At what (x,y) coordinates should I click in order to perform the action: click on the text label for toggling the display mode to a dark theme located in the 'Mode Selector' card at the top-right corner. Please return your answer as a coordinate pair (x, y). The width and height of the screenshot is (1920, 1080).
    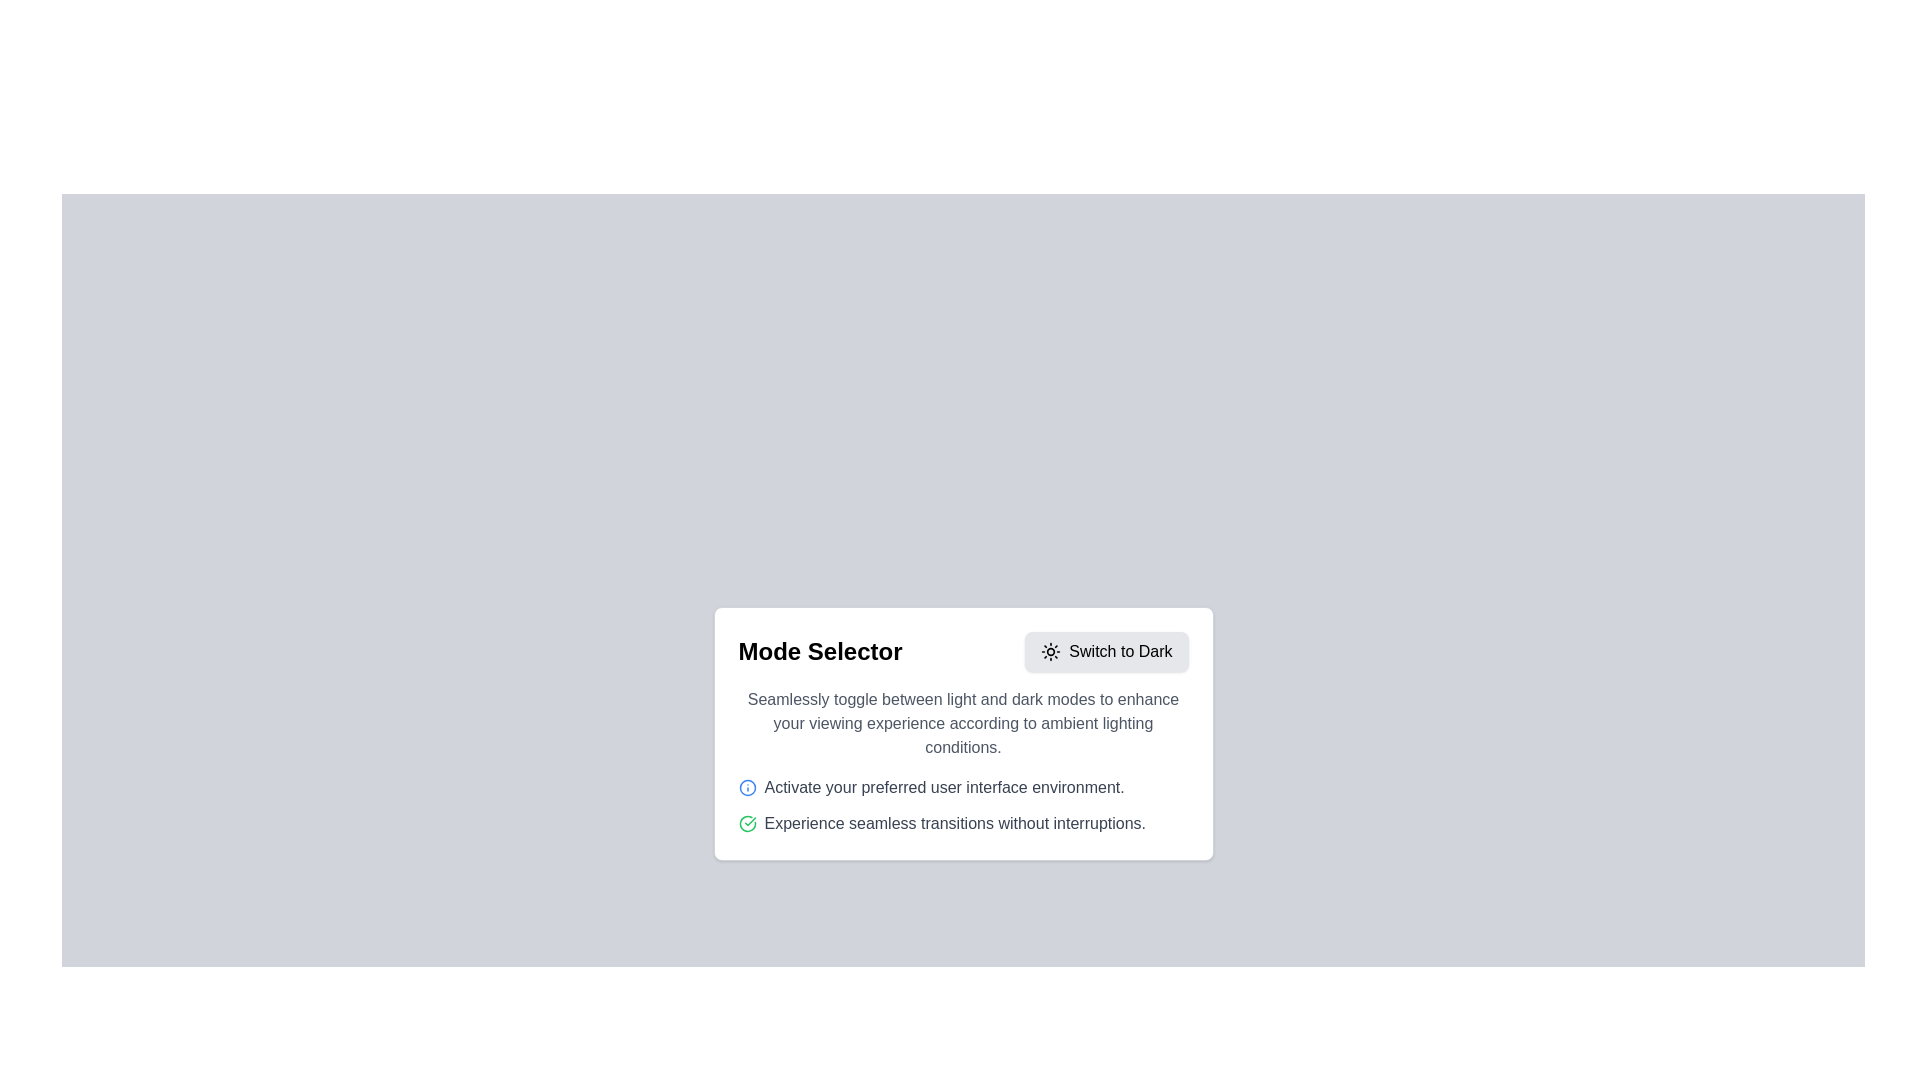
    Looking at the image, I should click on (1120, 651).